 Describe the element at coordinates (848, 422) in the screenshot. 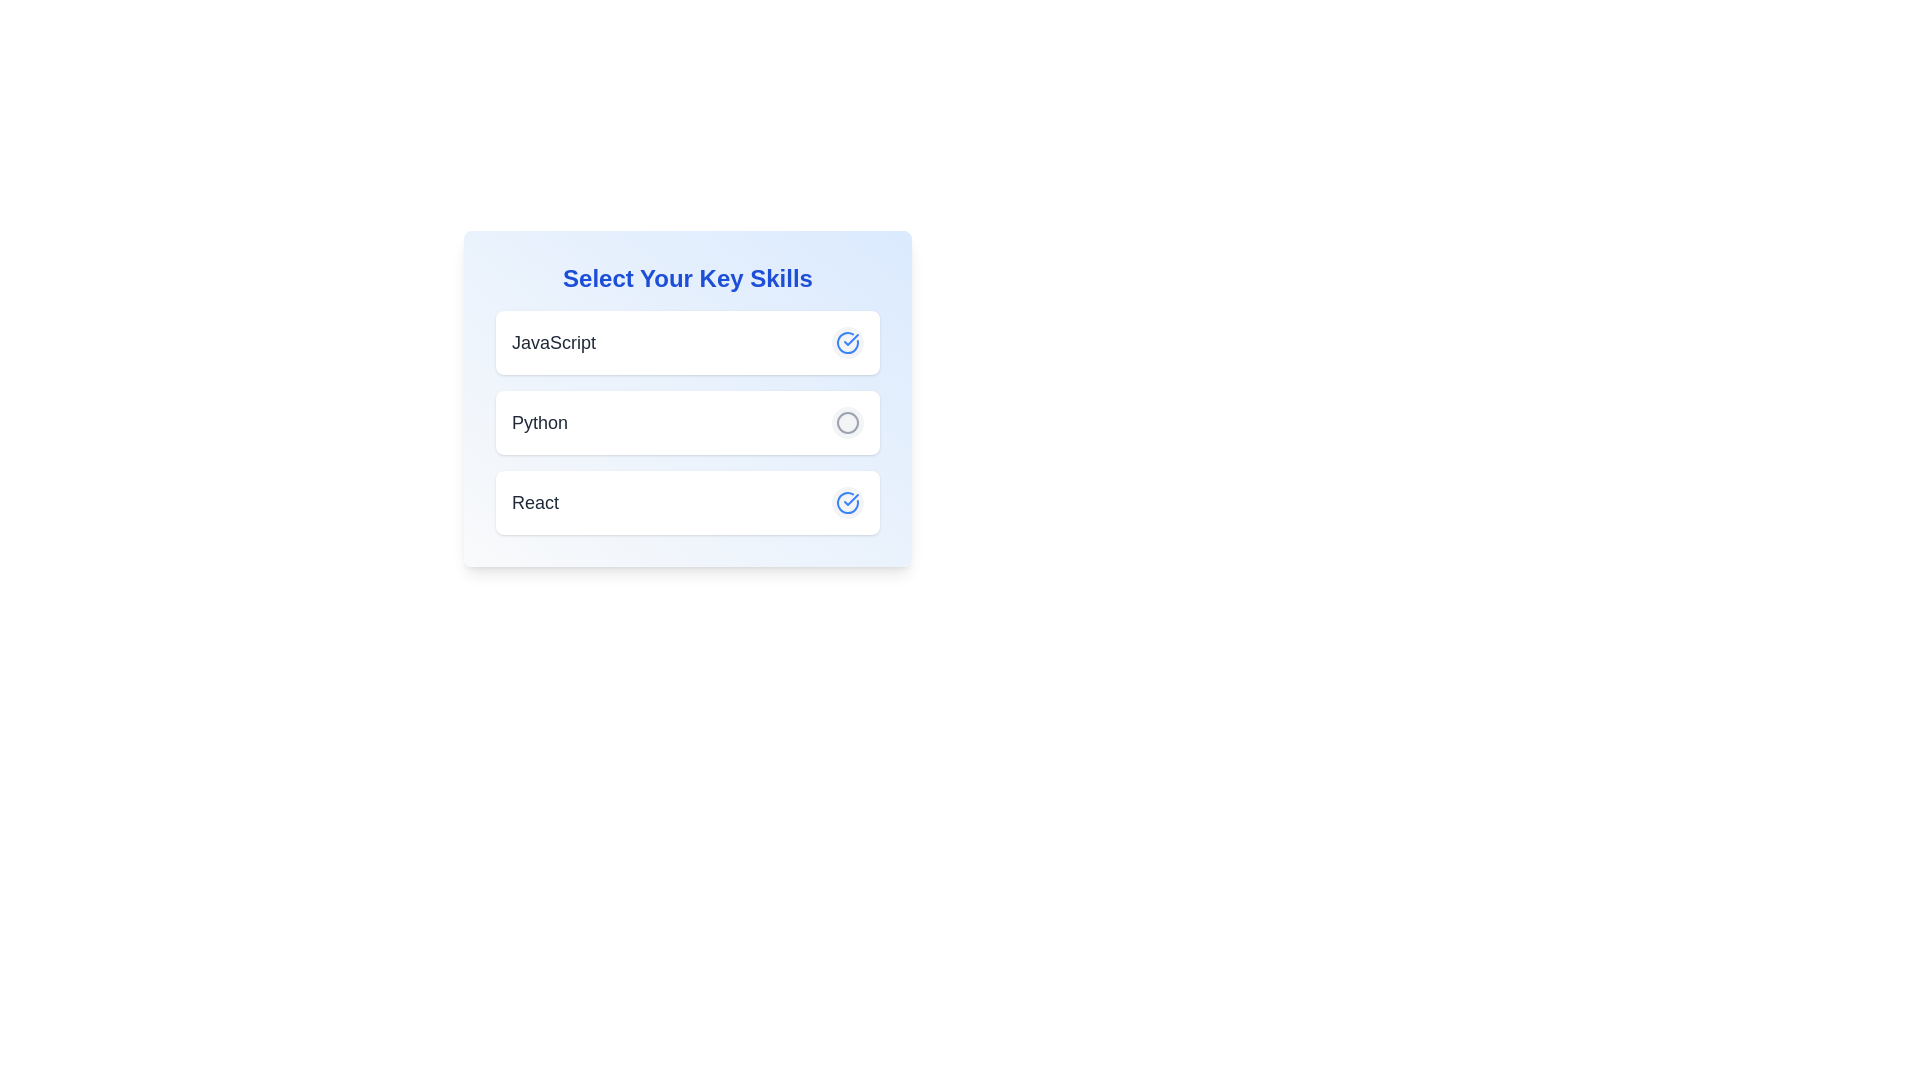

I see `the skill Python by clicking its associated button` at that location.